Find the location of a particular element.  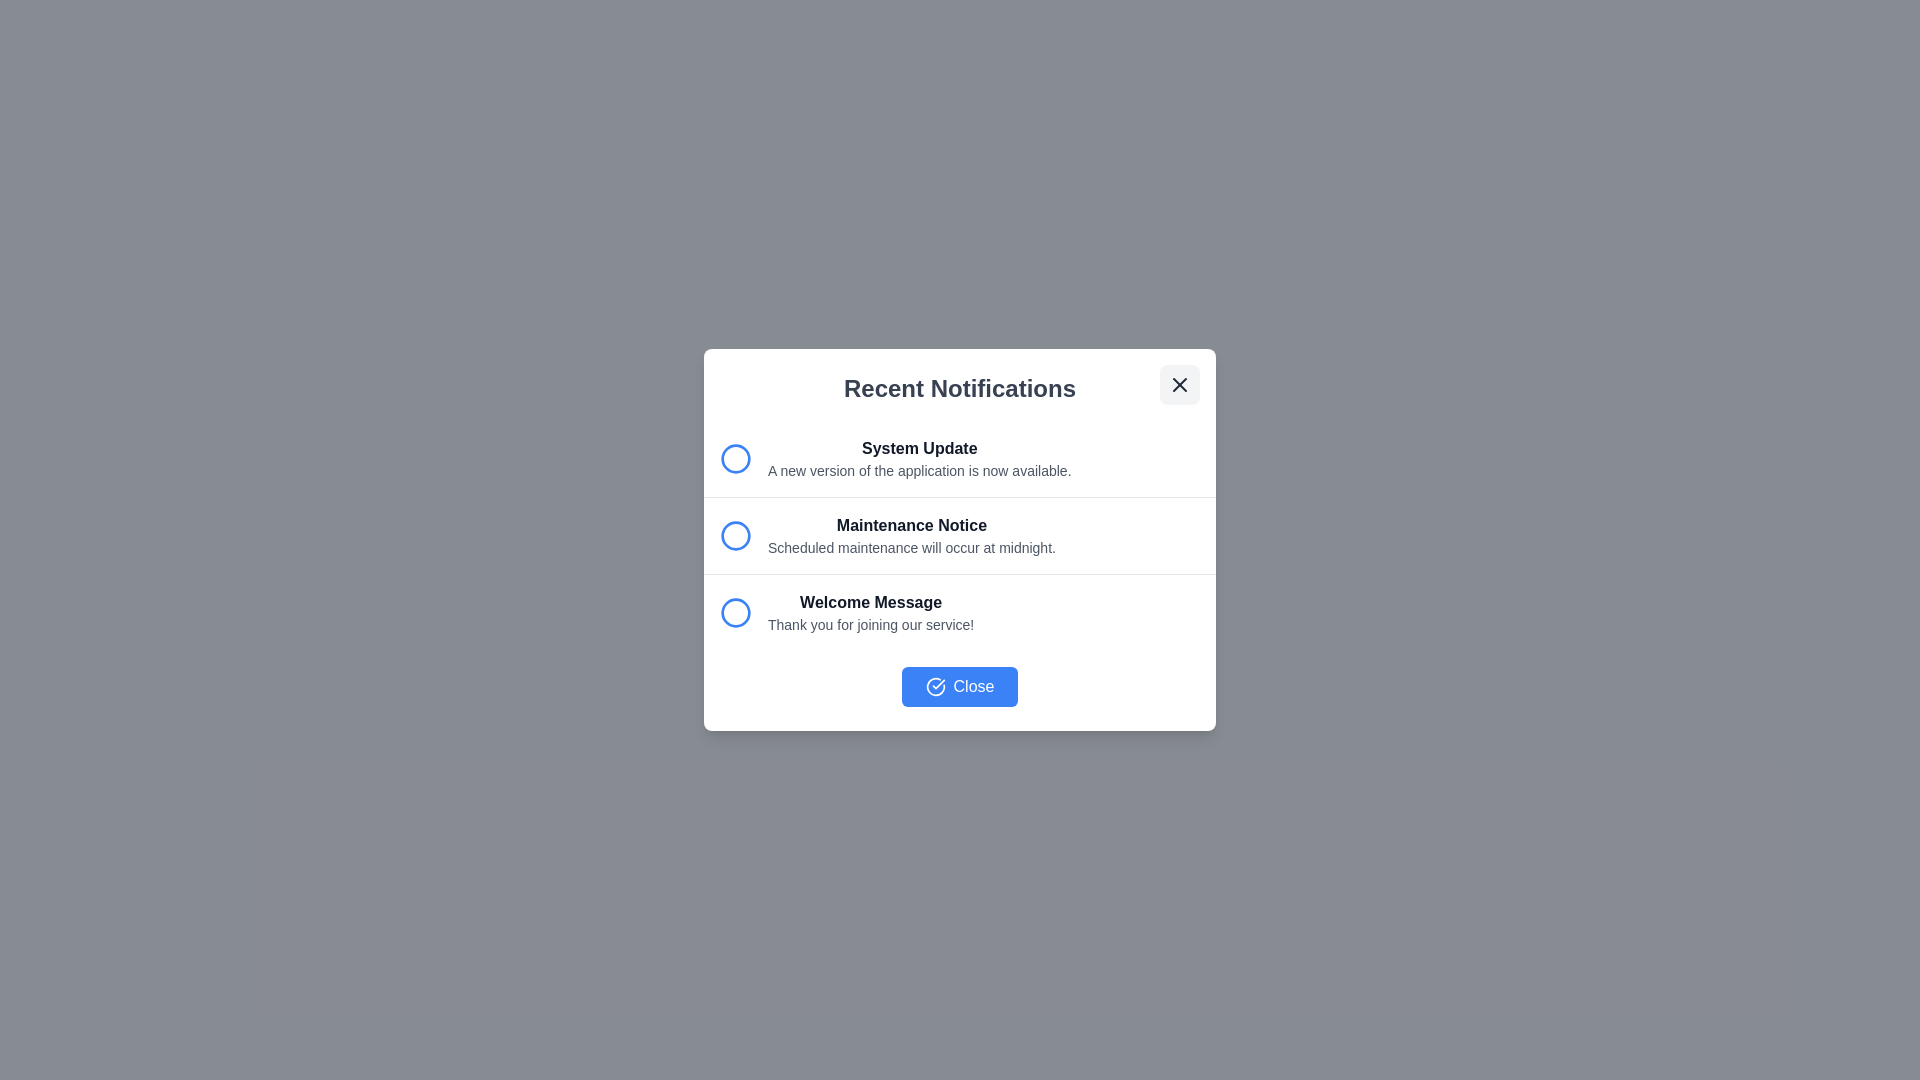

the 'Close' button to close the dialog is located at coordinates (960, 685).